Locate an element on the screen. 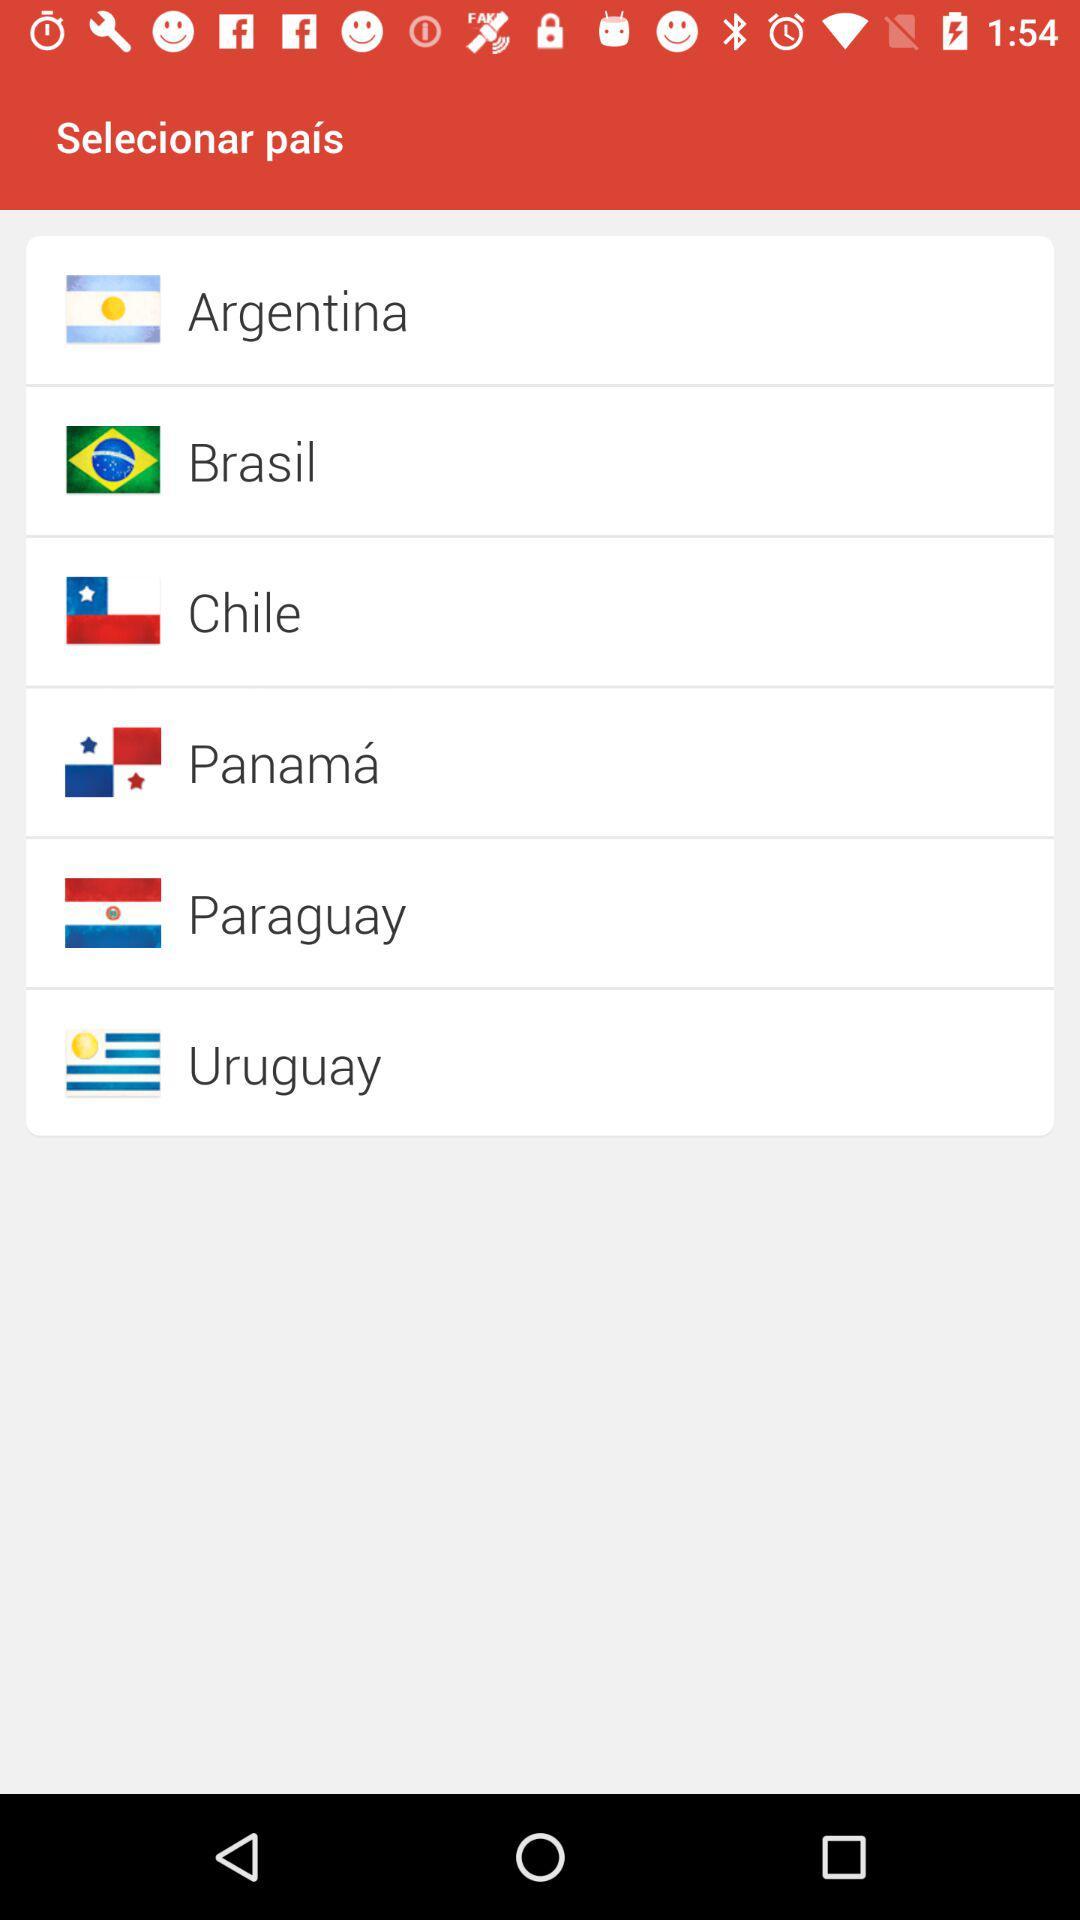  the argentina item is located at coordinates (469, 309).